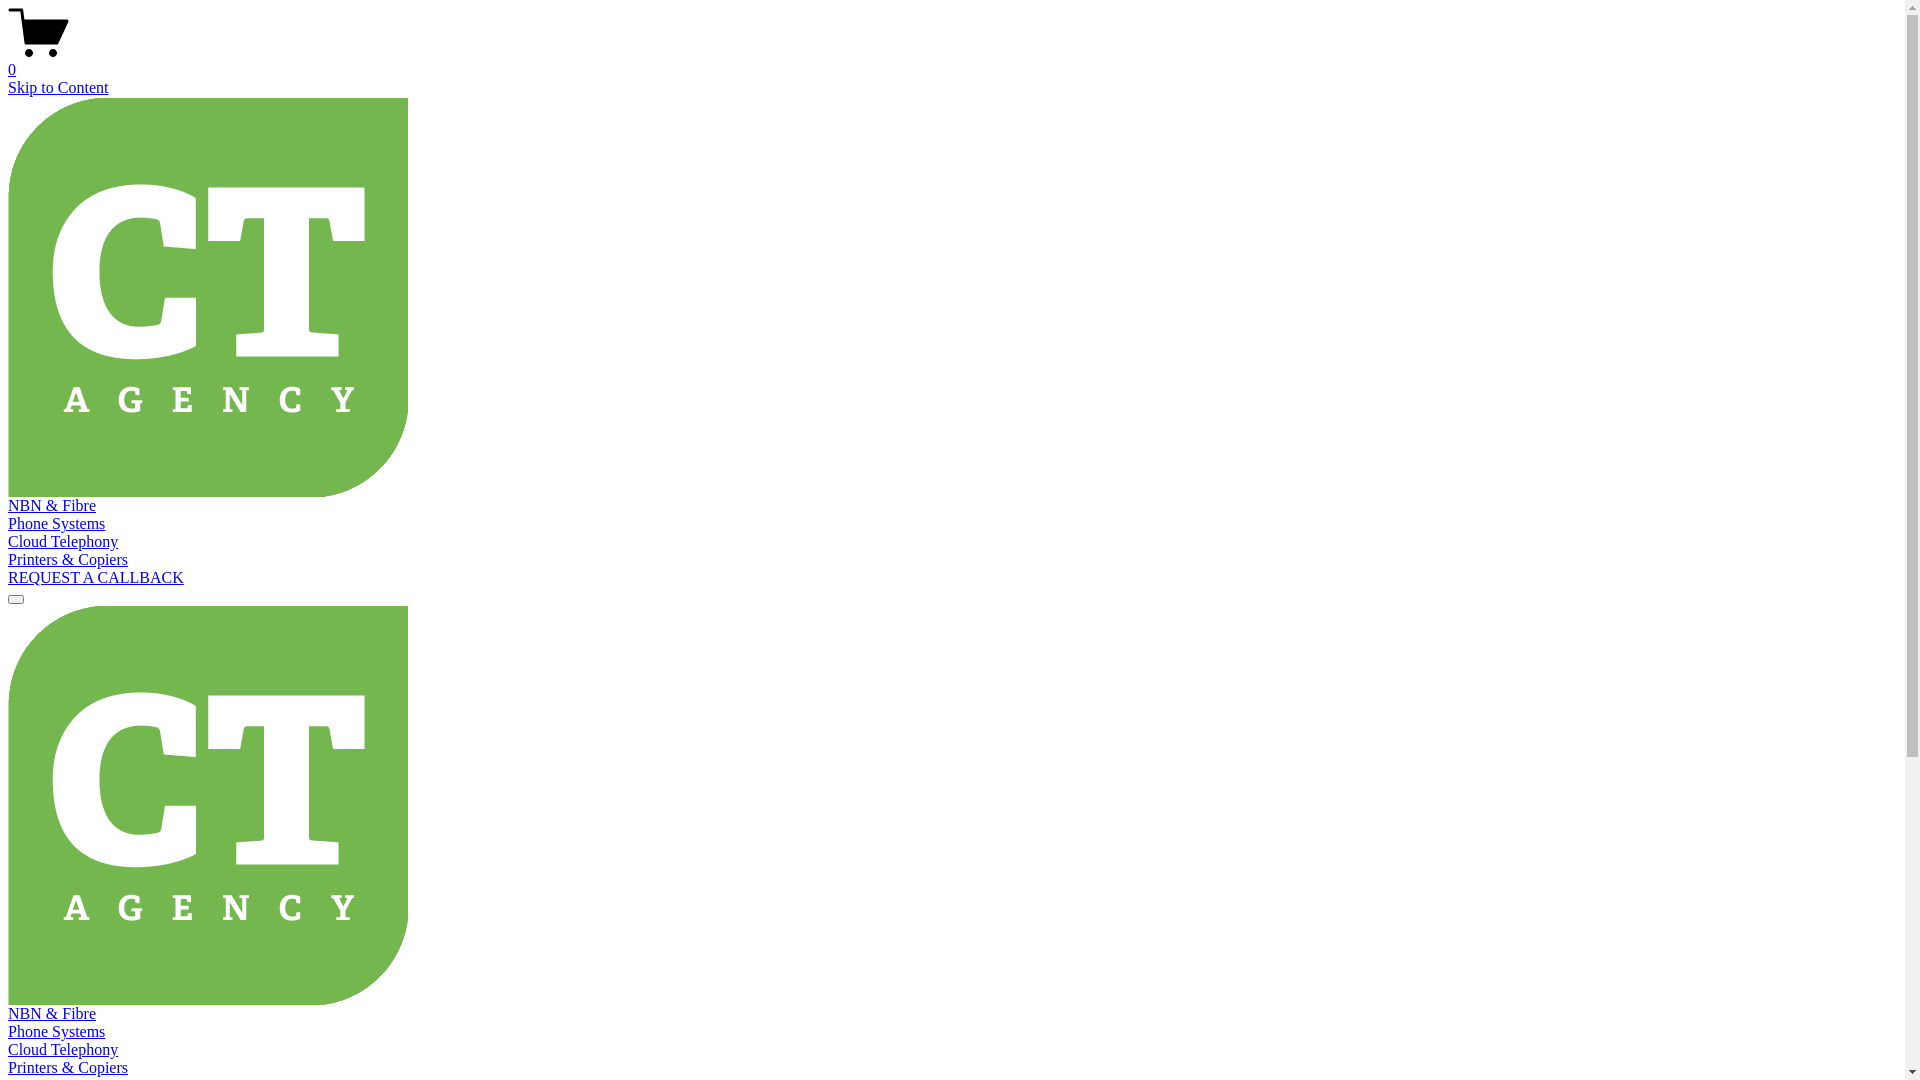 The image size is (1920, 1080). What do you see at coordinates (56, 1031) in the screenshot?
I see `'Phone Systems'` at bounding box center [56, 1031].